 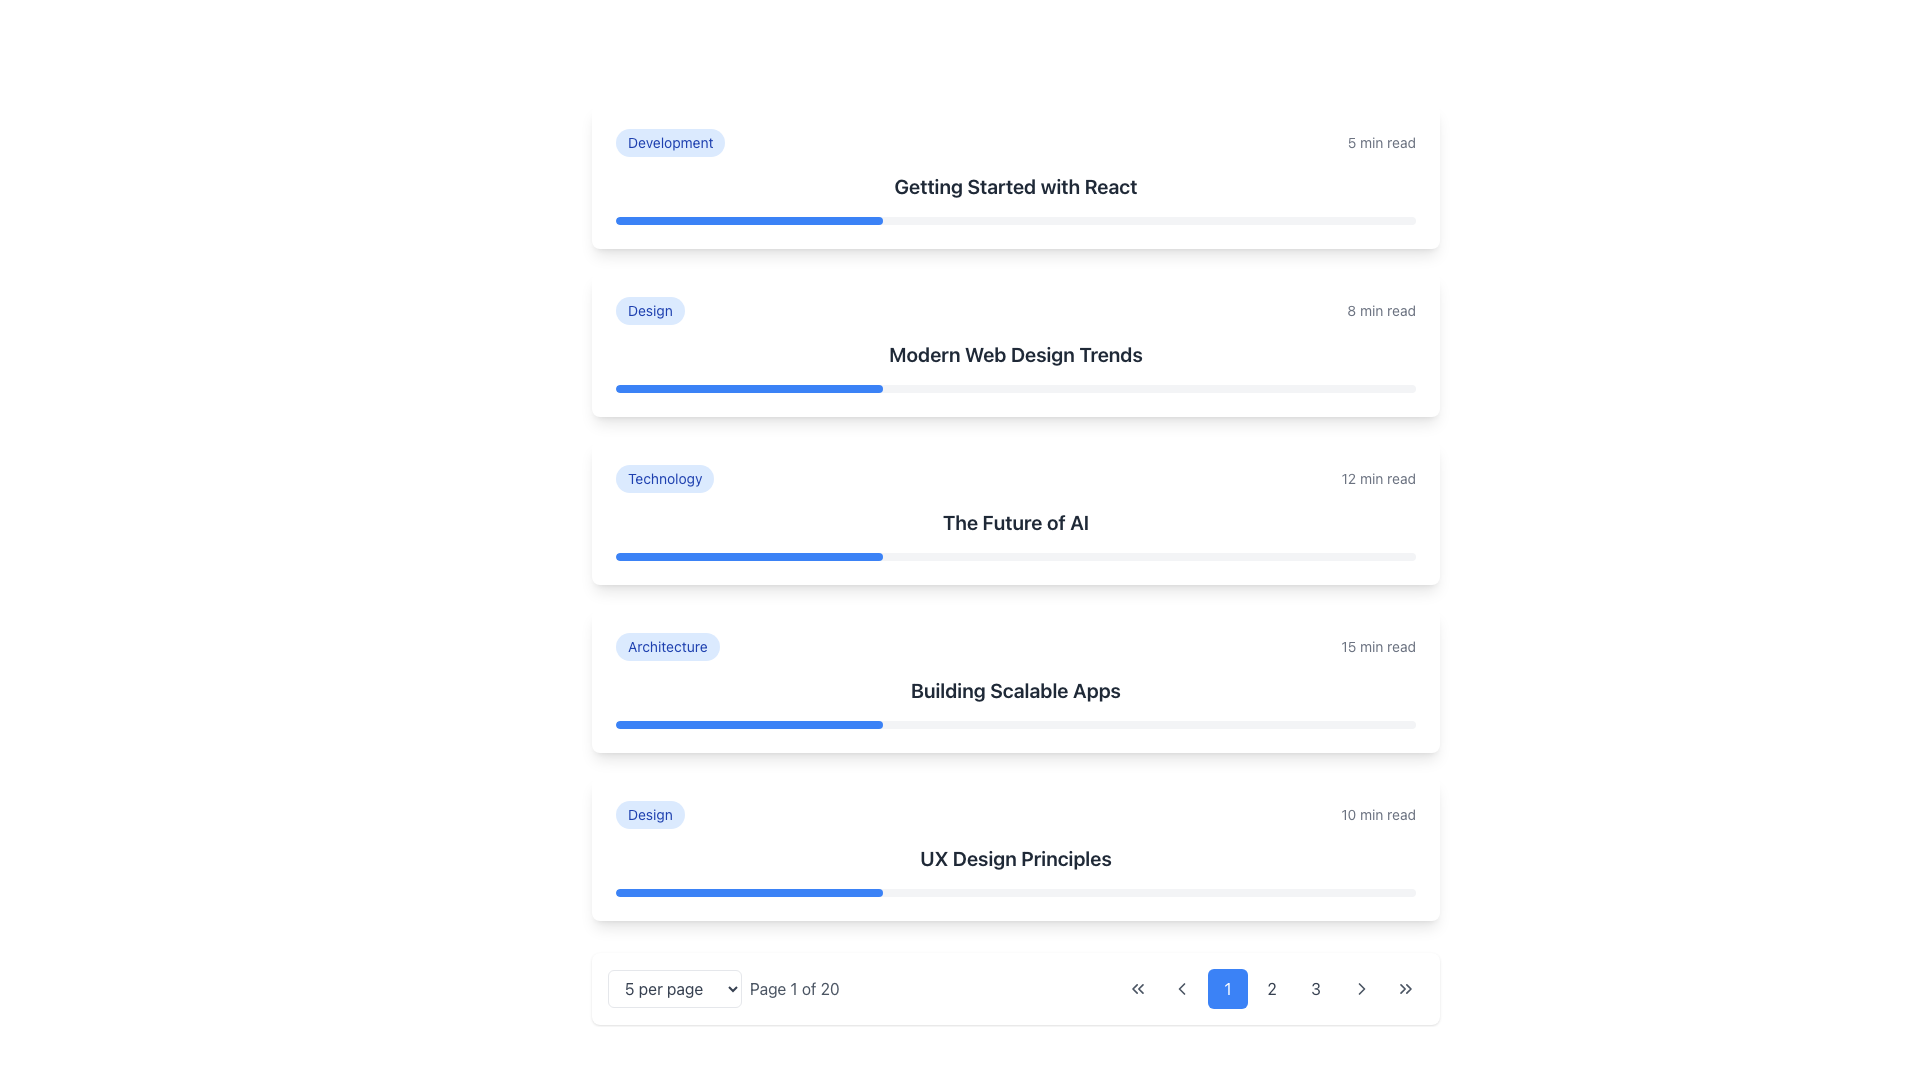 I want to click on the left-facing chevron icon button located in the pagination bar at the bottom-center of the layout, so click(x=1181, y=987).